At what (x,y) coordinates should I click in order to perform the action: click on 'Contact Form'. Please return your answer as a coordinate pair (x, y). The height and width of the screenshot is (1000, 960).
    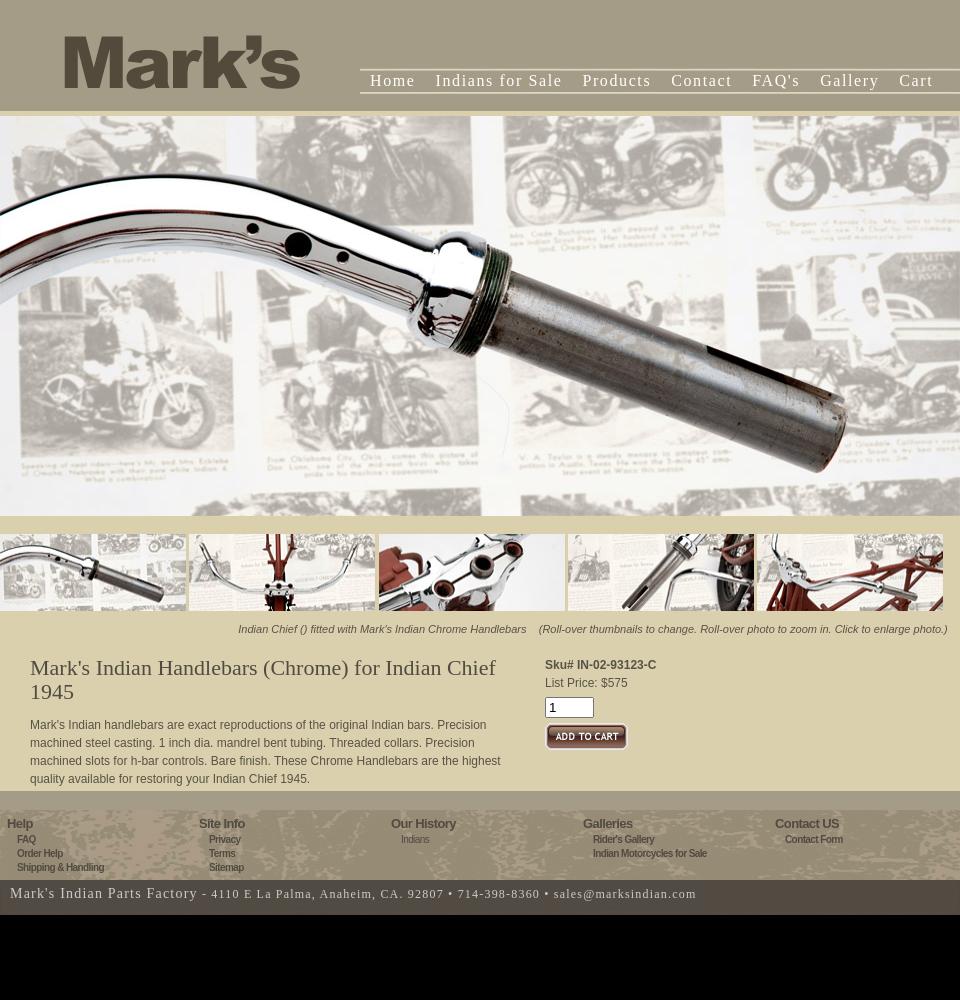
    Looking at the image, I should click on (784, 838).